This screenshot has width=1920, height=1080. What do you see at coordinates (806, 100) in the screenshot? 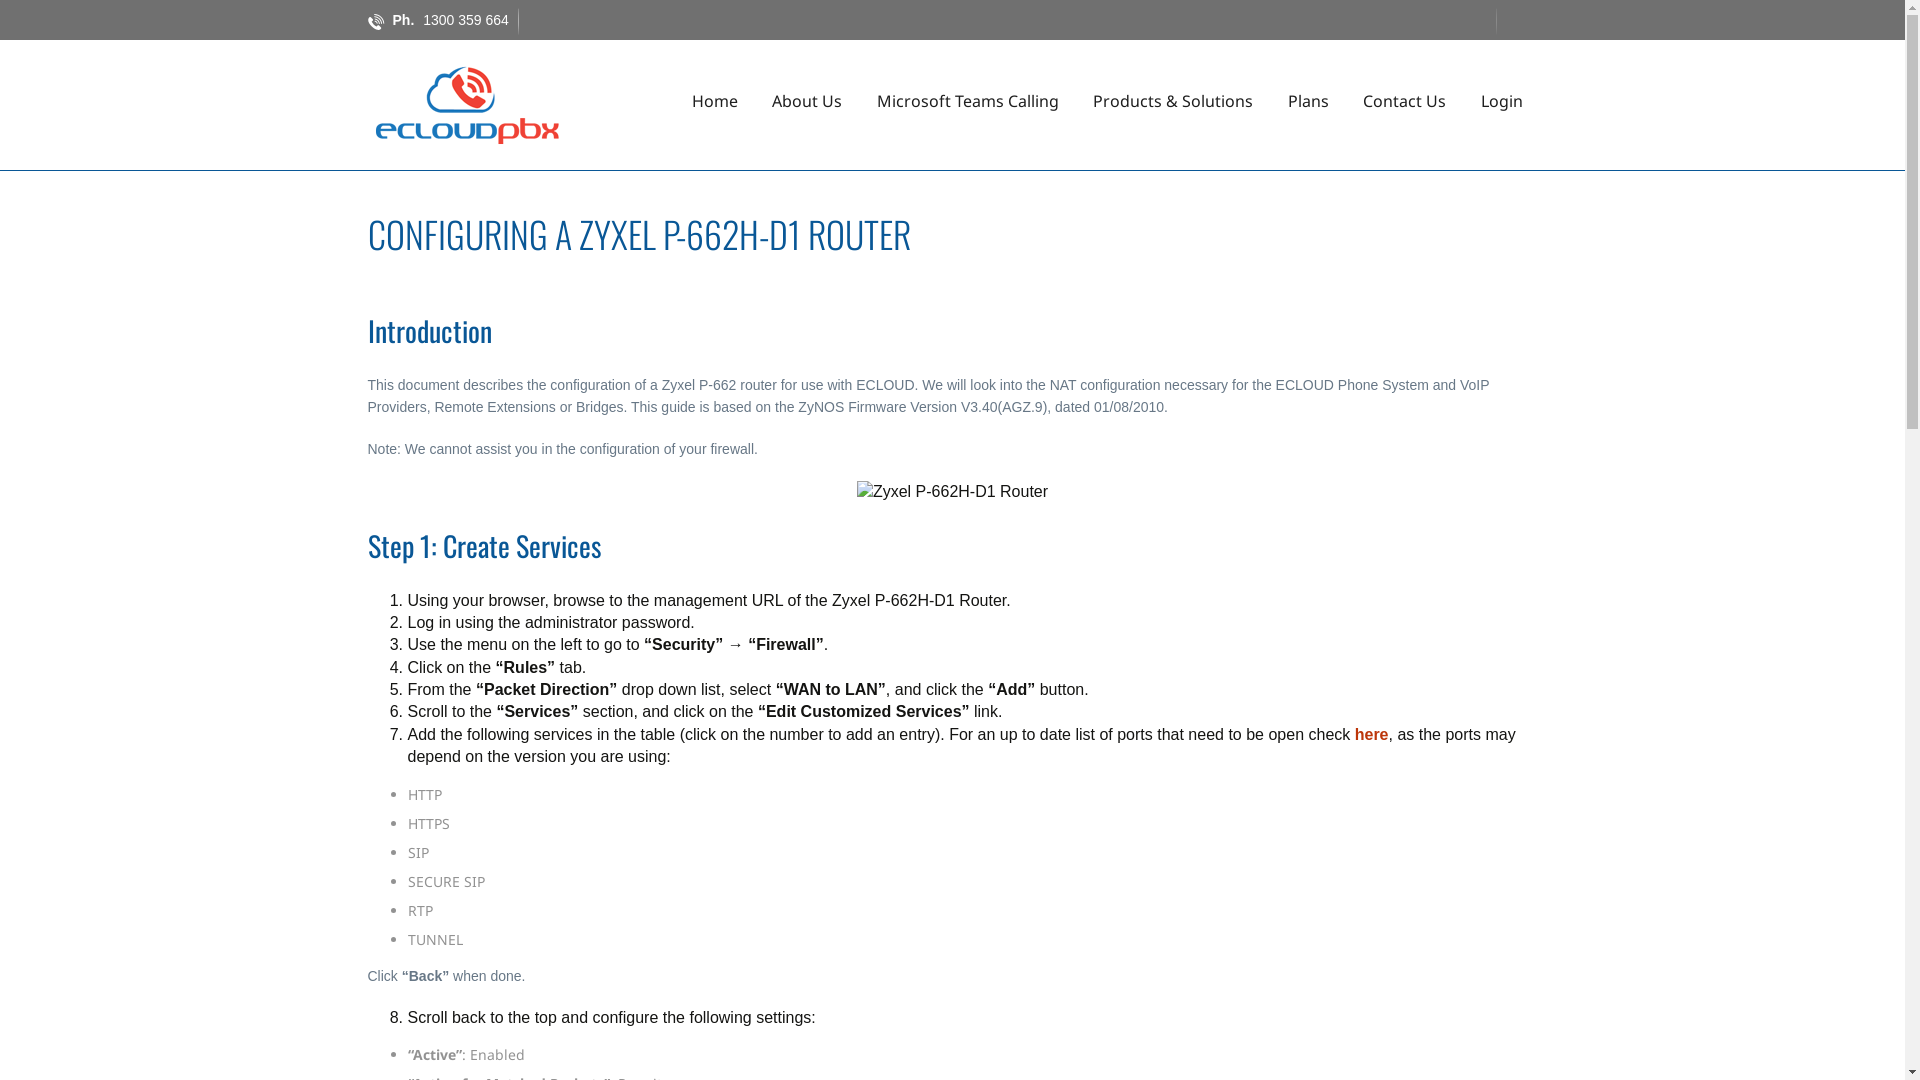
I see `'About Us'` at bounding box center [806, 100].